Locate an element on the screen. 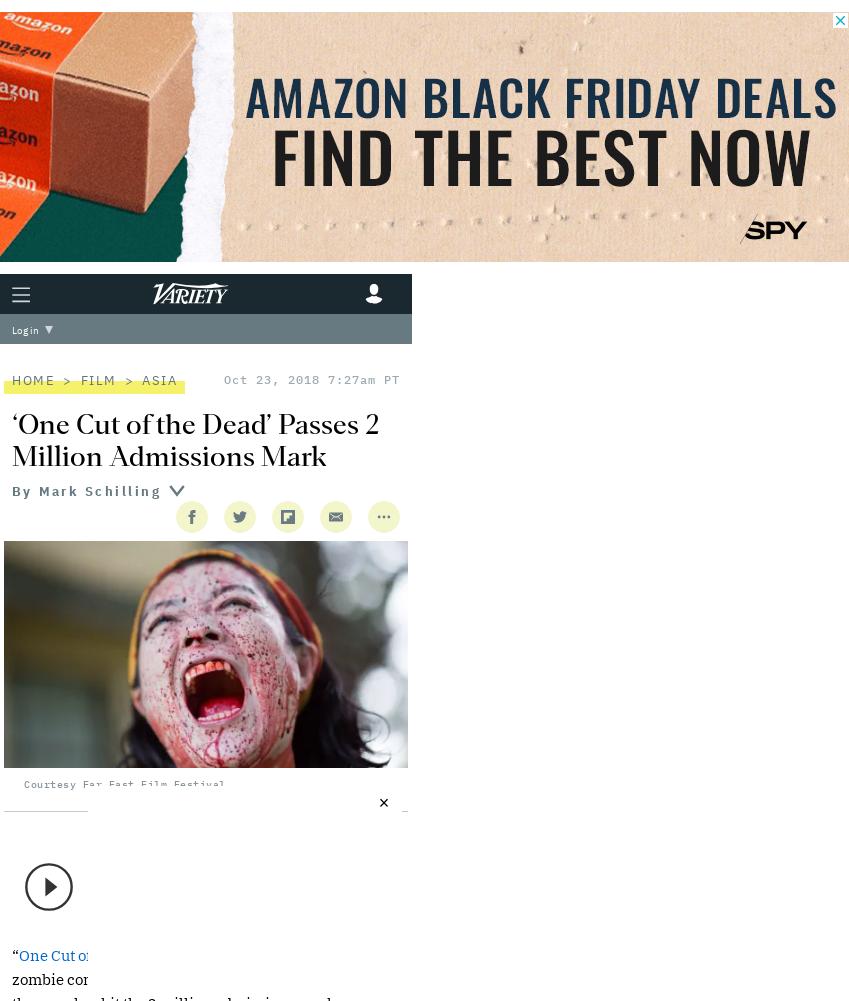  'Mark Schilling' is located at coordinates (98, 490).